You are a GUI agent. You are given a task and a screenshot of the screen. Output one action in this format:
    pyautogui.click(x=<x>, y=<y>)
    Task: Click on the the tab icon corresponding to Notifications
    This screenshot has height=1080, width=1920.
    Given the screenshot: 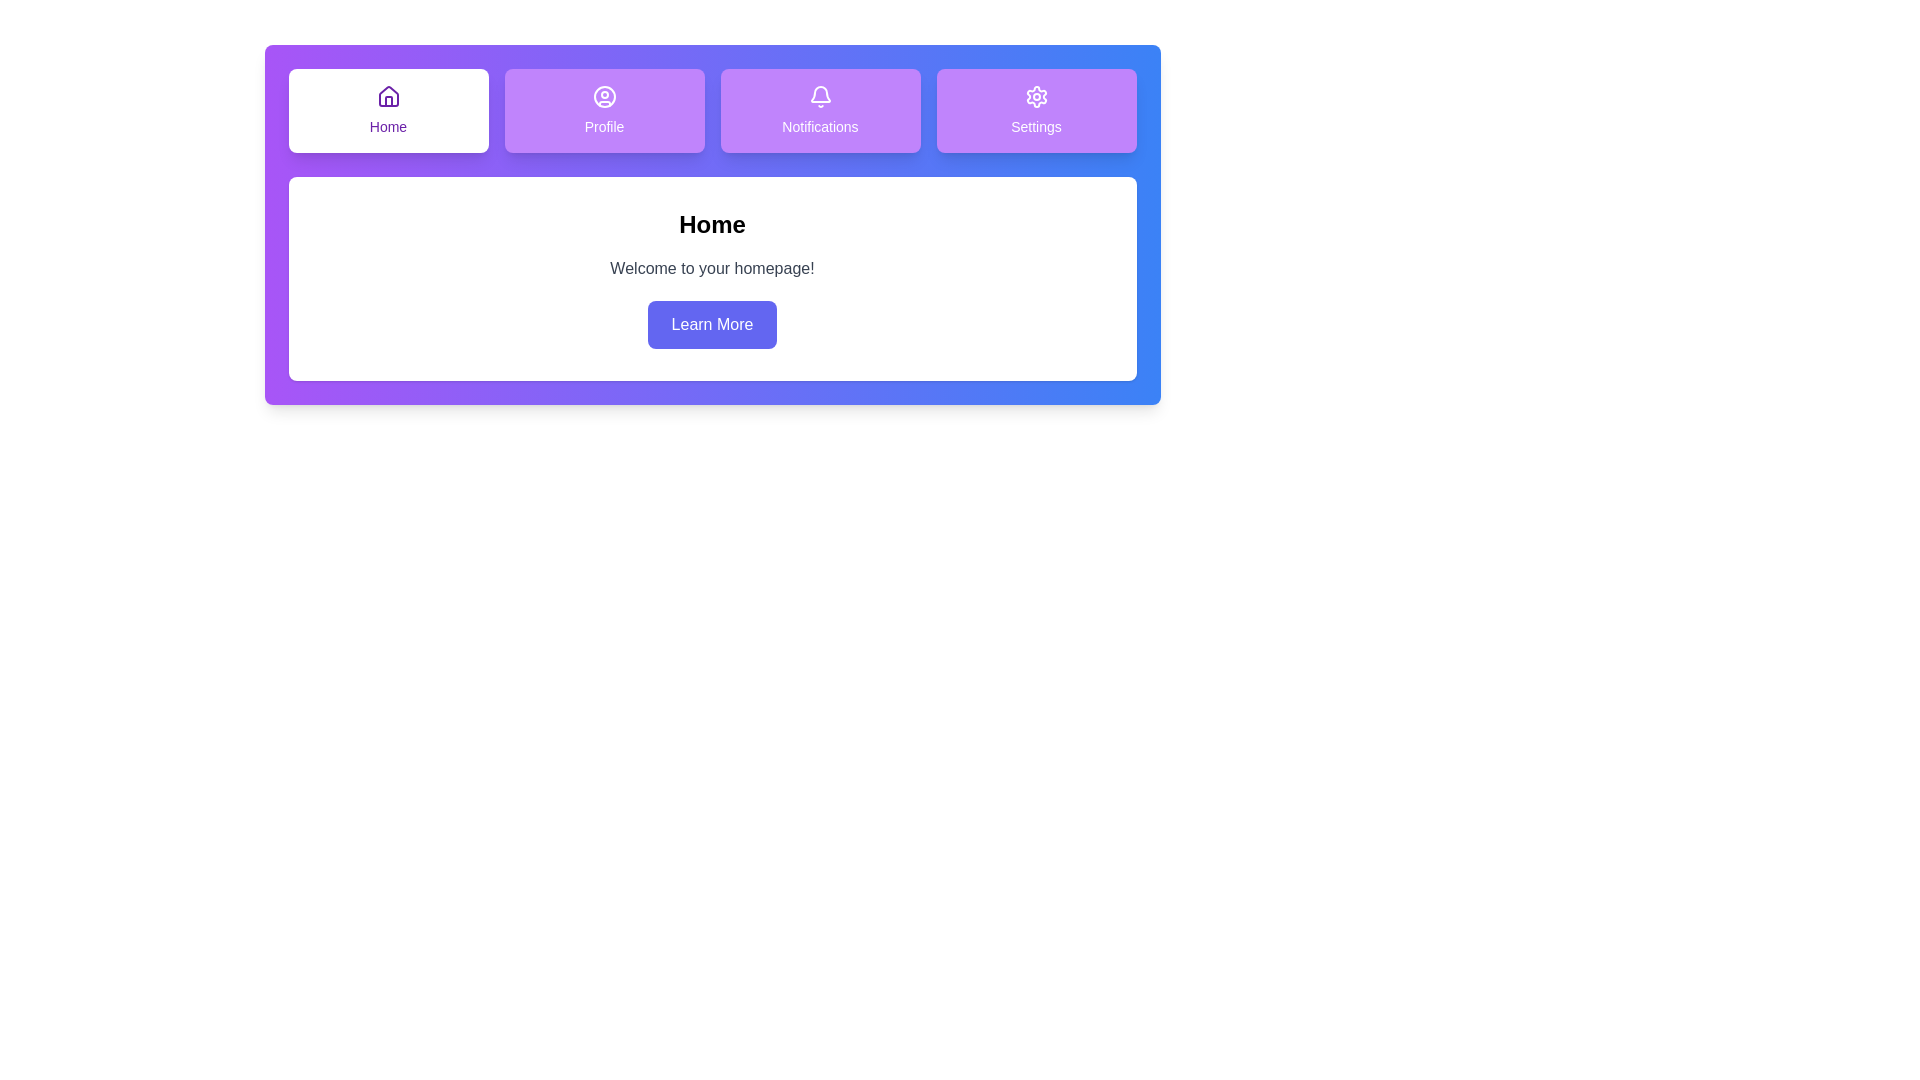 What is the action you would take?
    pyautogui.click(x=820, y=111)
    